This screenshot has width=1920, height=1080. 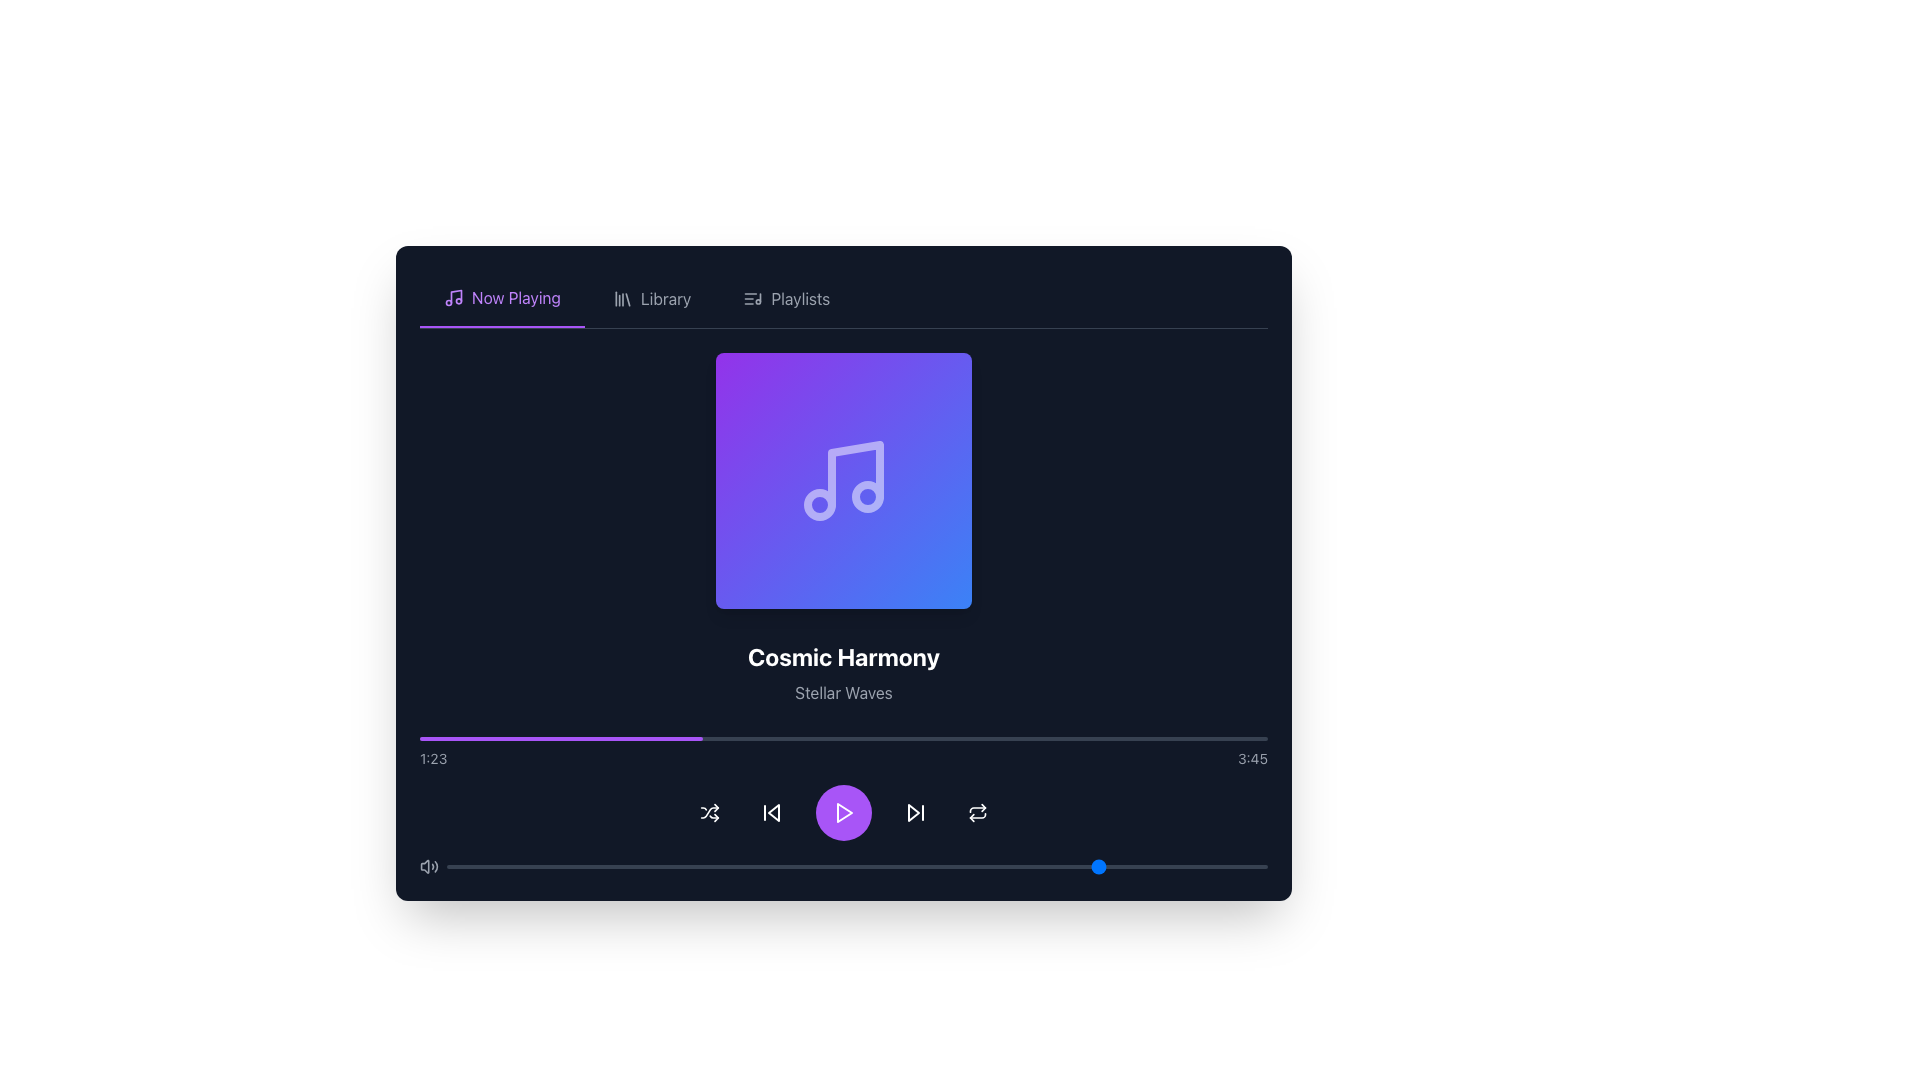 What do you see at coordinates (771, 813) in the screenshot?
I see `the backward navigation button, which is represented by an SVG icon depicting a skip-backwards shape, located in the lower section of the interface to the left of the central play button` at bounding box center [771, 813].